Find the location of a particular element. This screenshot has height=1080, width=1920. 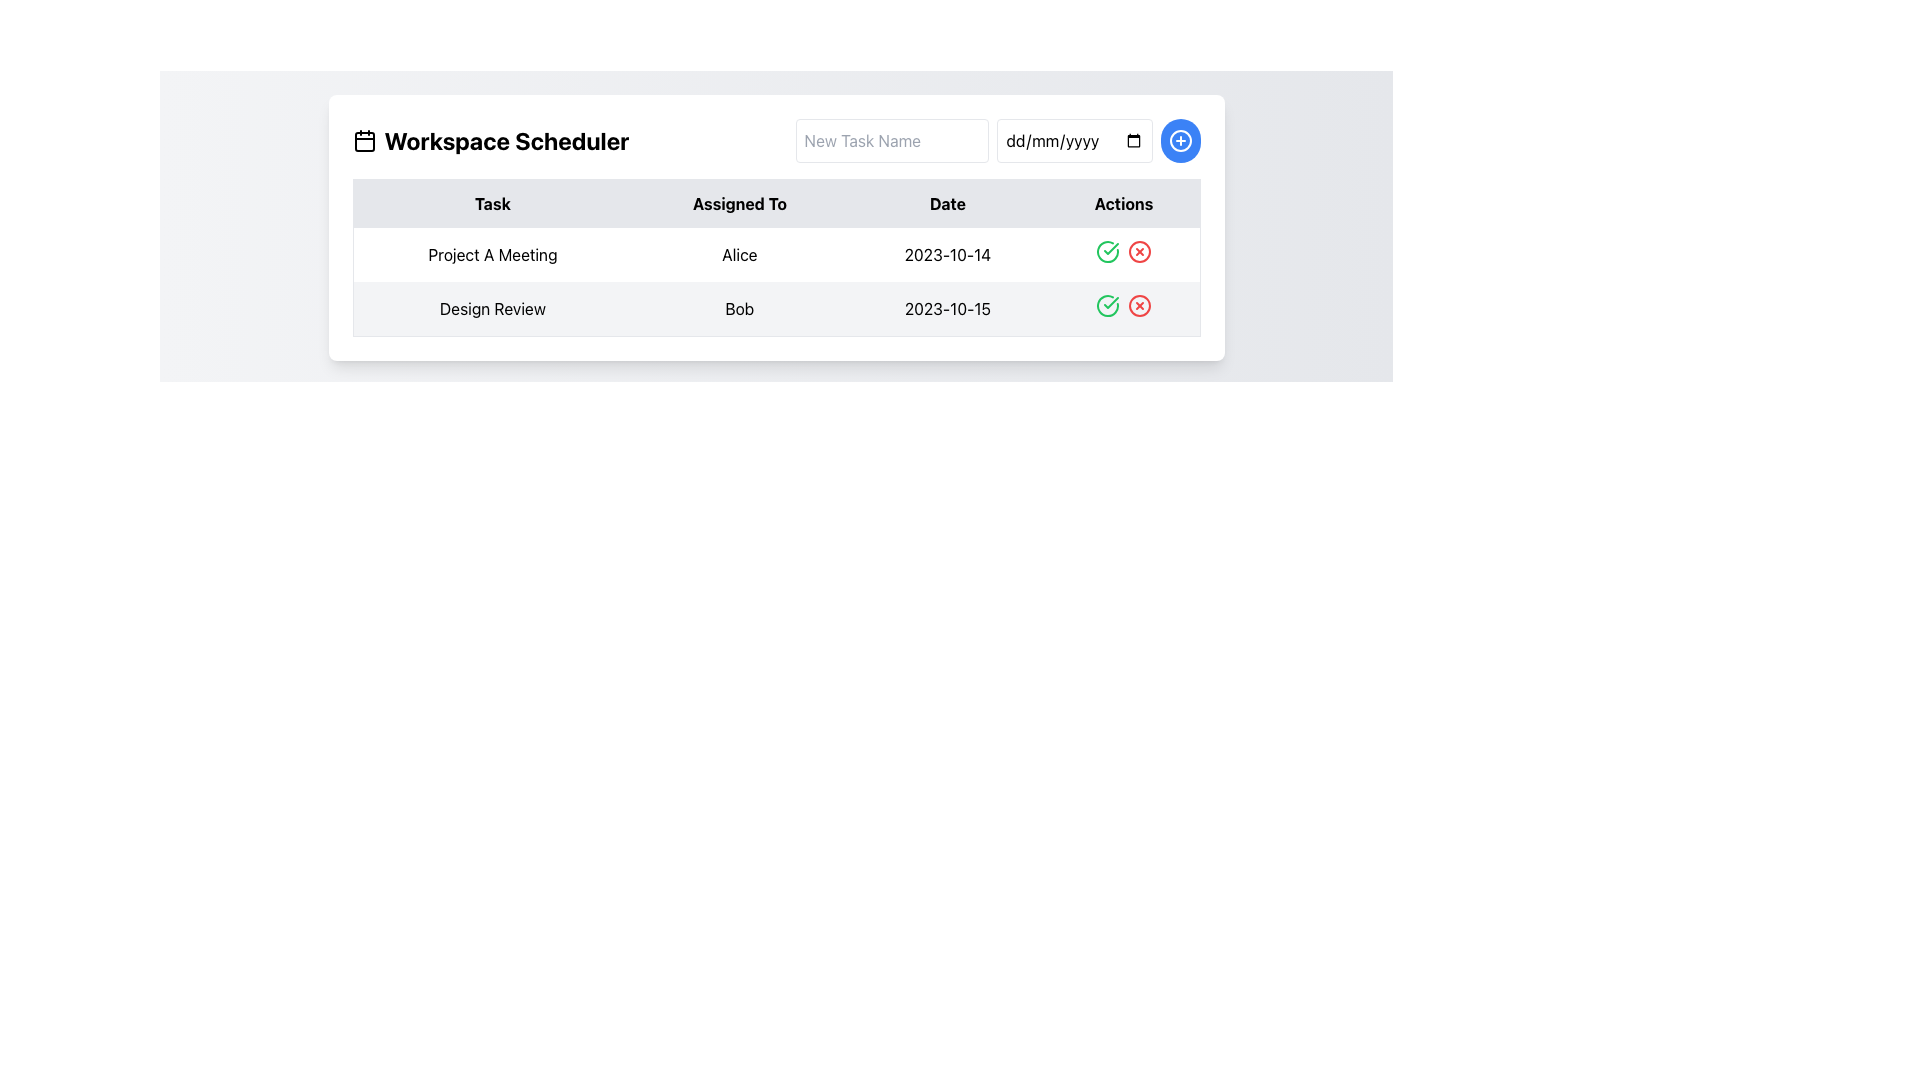

the calendar icon element, which is a rectangular shape with rounded corners, located to the left of the 'Workspace Scheduler' text in the header section is located at coordinates (364, 141).